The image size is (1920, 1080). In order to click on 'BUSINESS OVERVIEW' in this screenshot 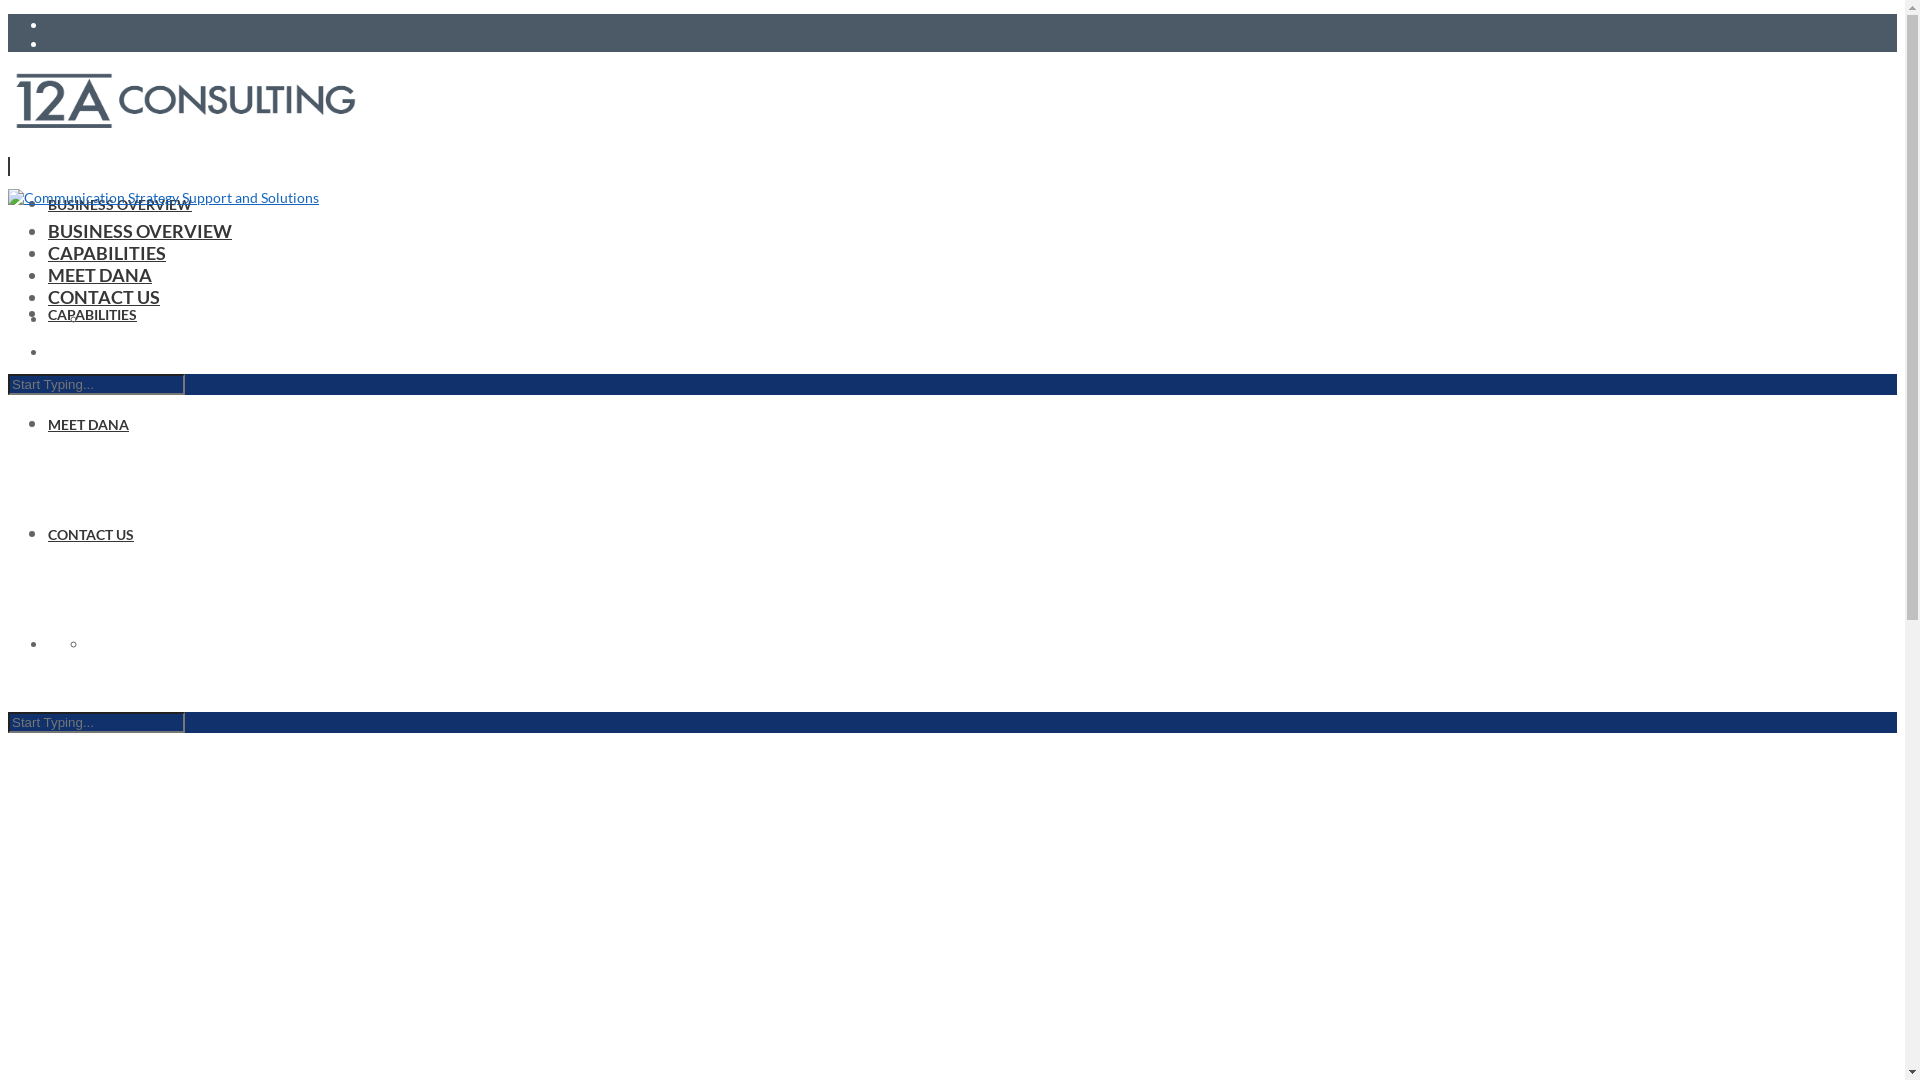, I will do `click(119, 204)`.